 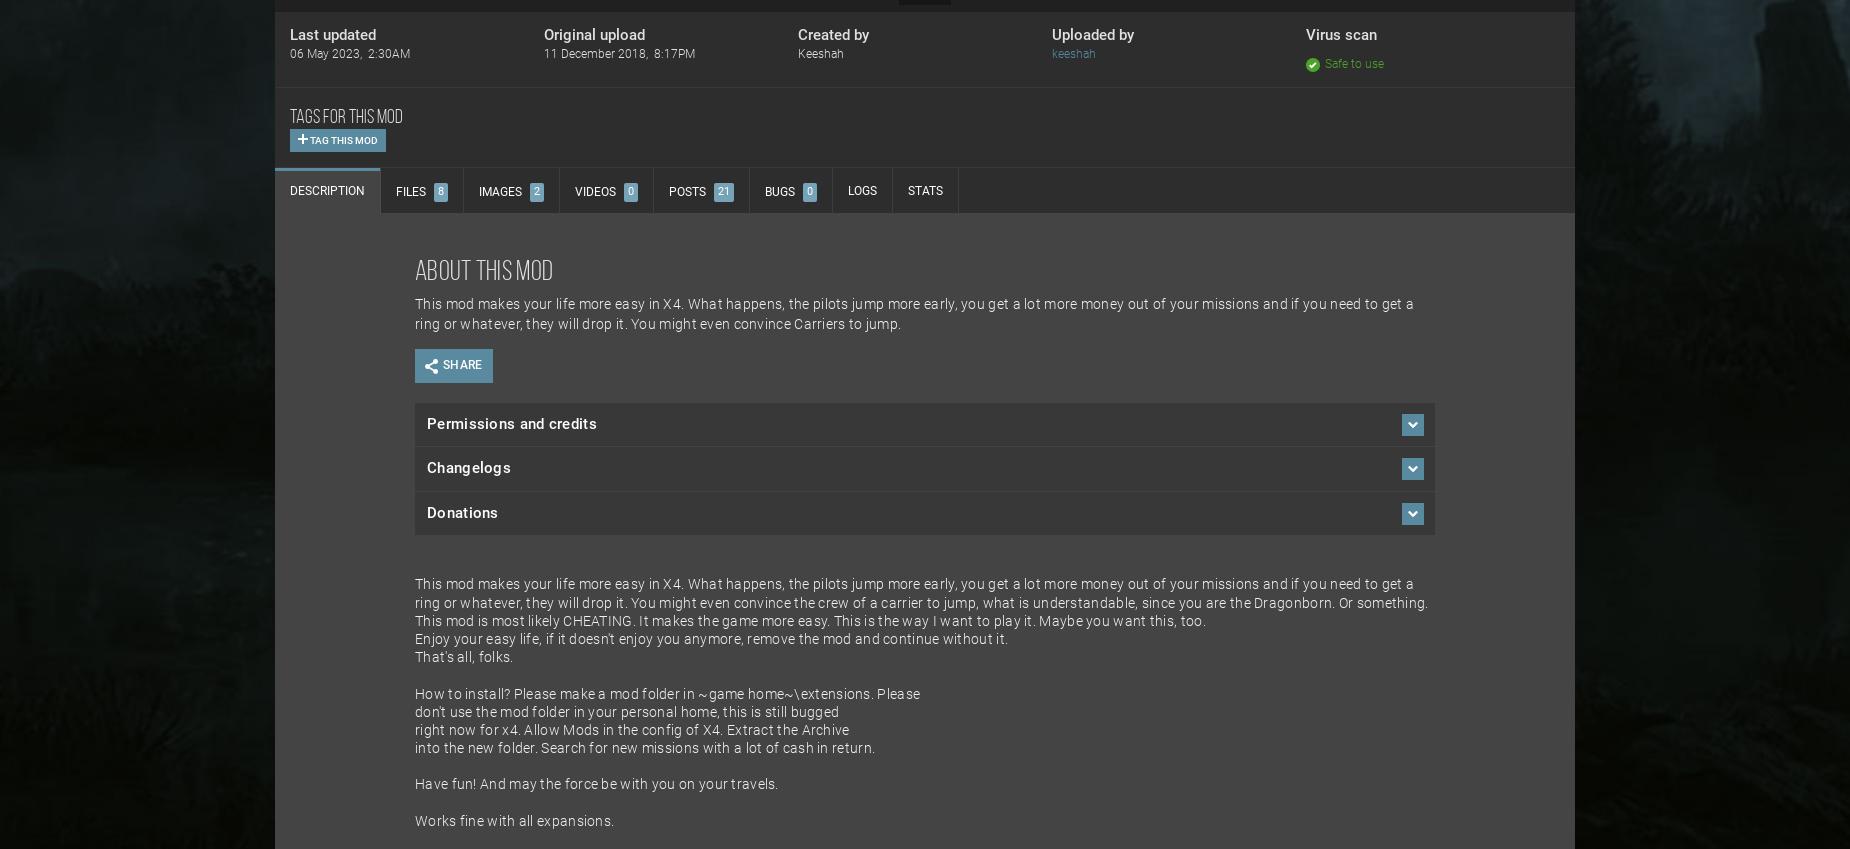 I want to click on 'This mod makes your life more easy in X4. What happens, the pilots jump more early, you get a lot more money out of your missions and if you need to get a ring or whatever, they will drop it. You might even convince Carriers to jump.', so click(x=914, y=312).